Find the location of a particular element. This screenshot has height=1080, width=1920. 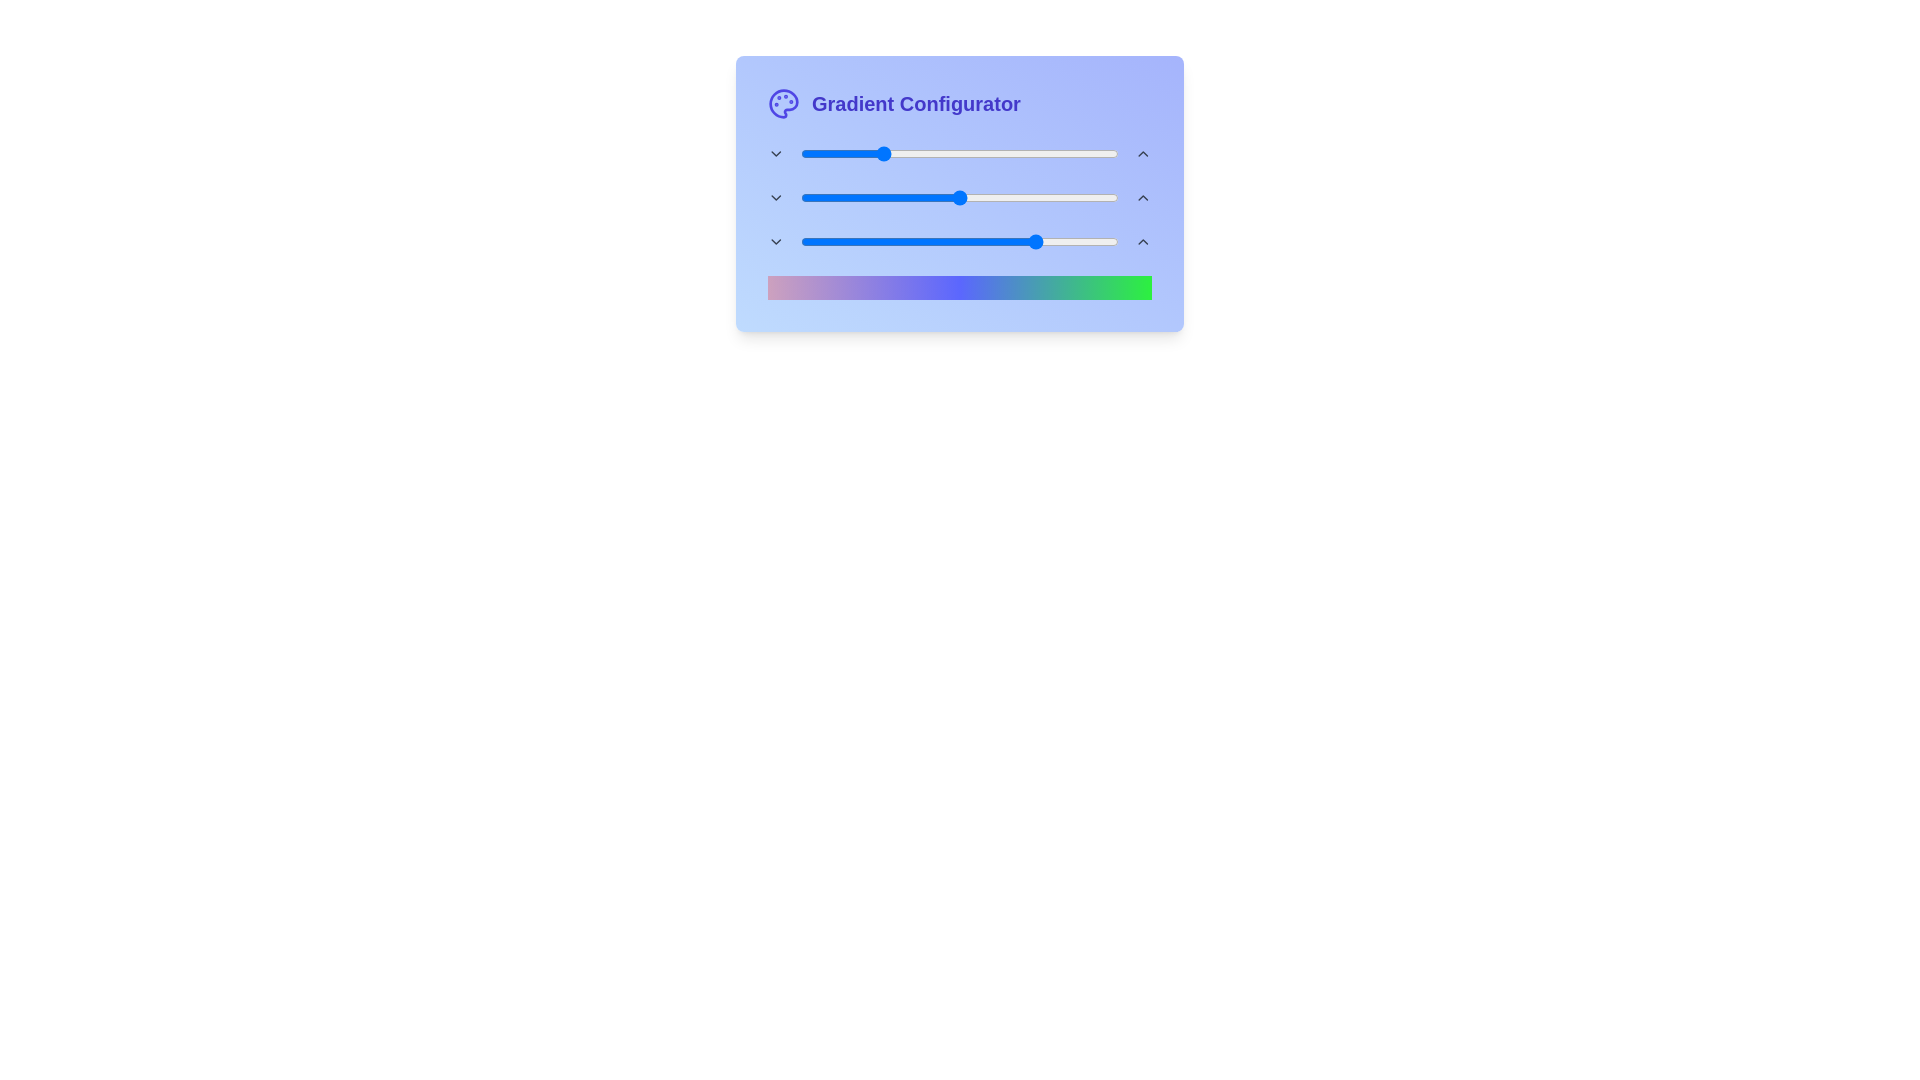

the mid gradient slider to 93 percent is located at coordinates (1096, 197).